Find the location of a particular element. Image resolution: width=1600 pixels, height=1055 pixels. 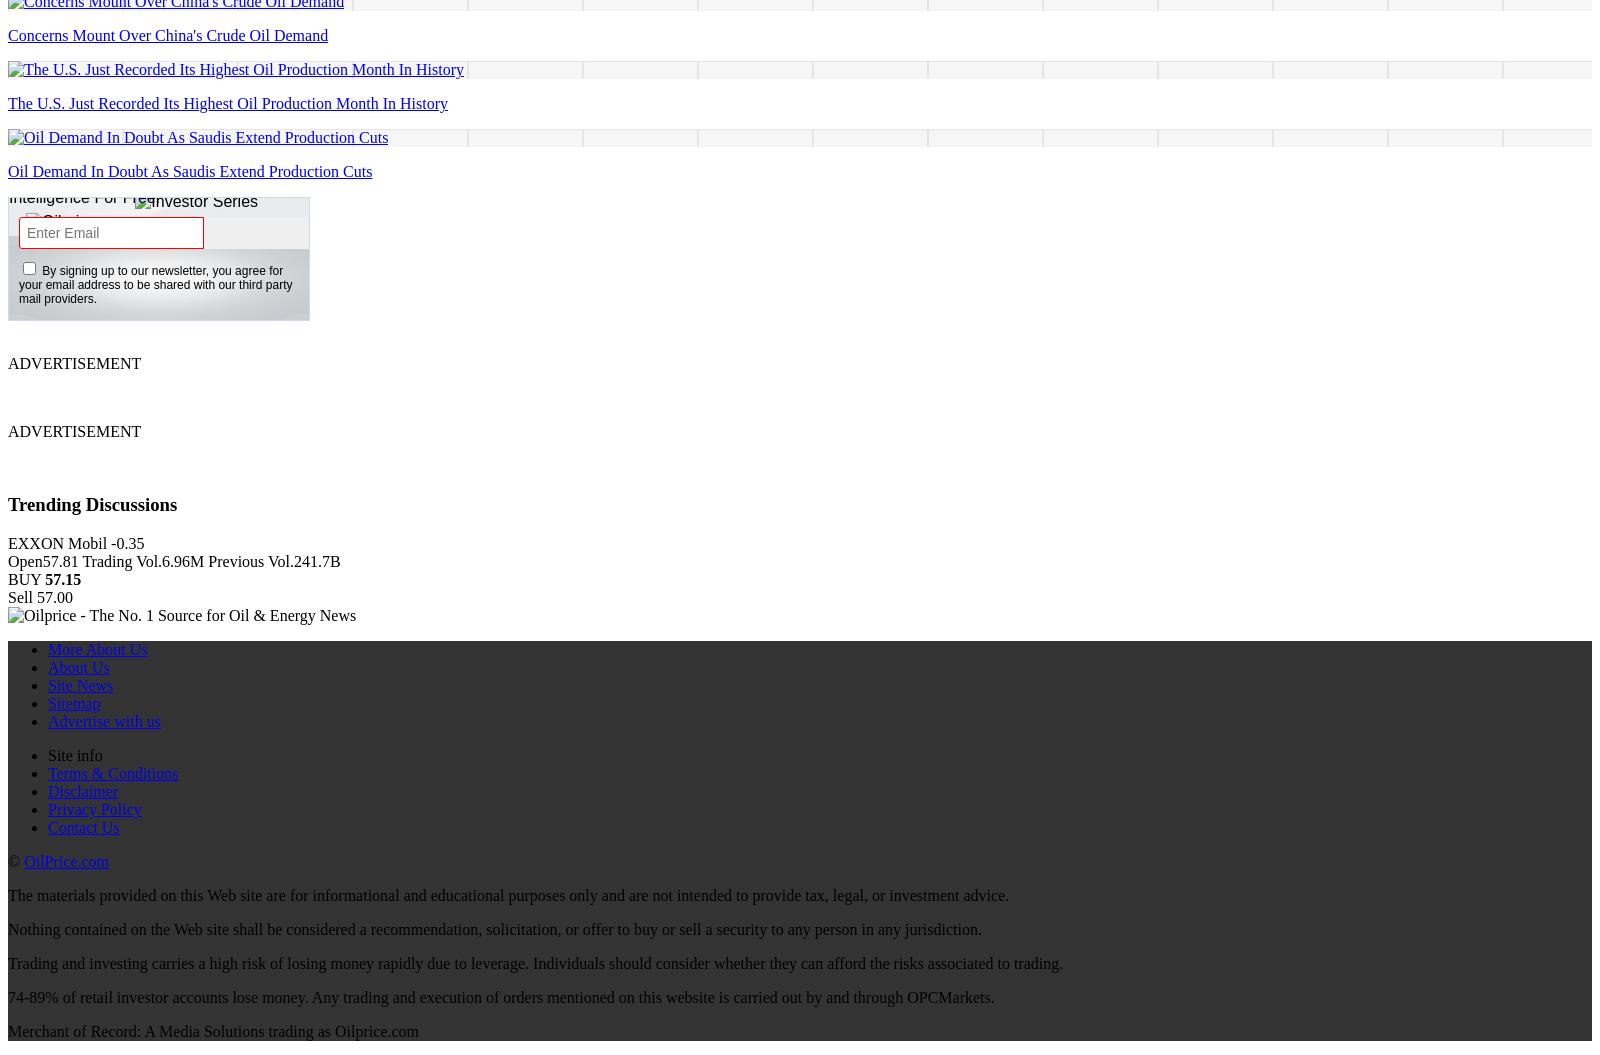

'The materials provided on this Web site are for informational and educational purposes only and are not intended to provide tax, legal, or investment advice.' is located at coordinates (507, 893).